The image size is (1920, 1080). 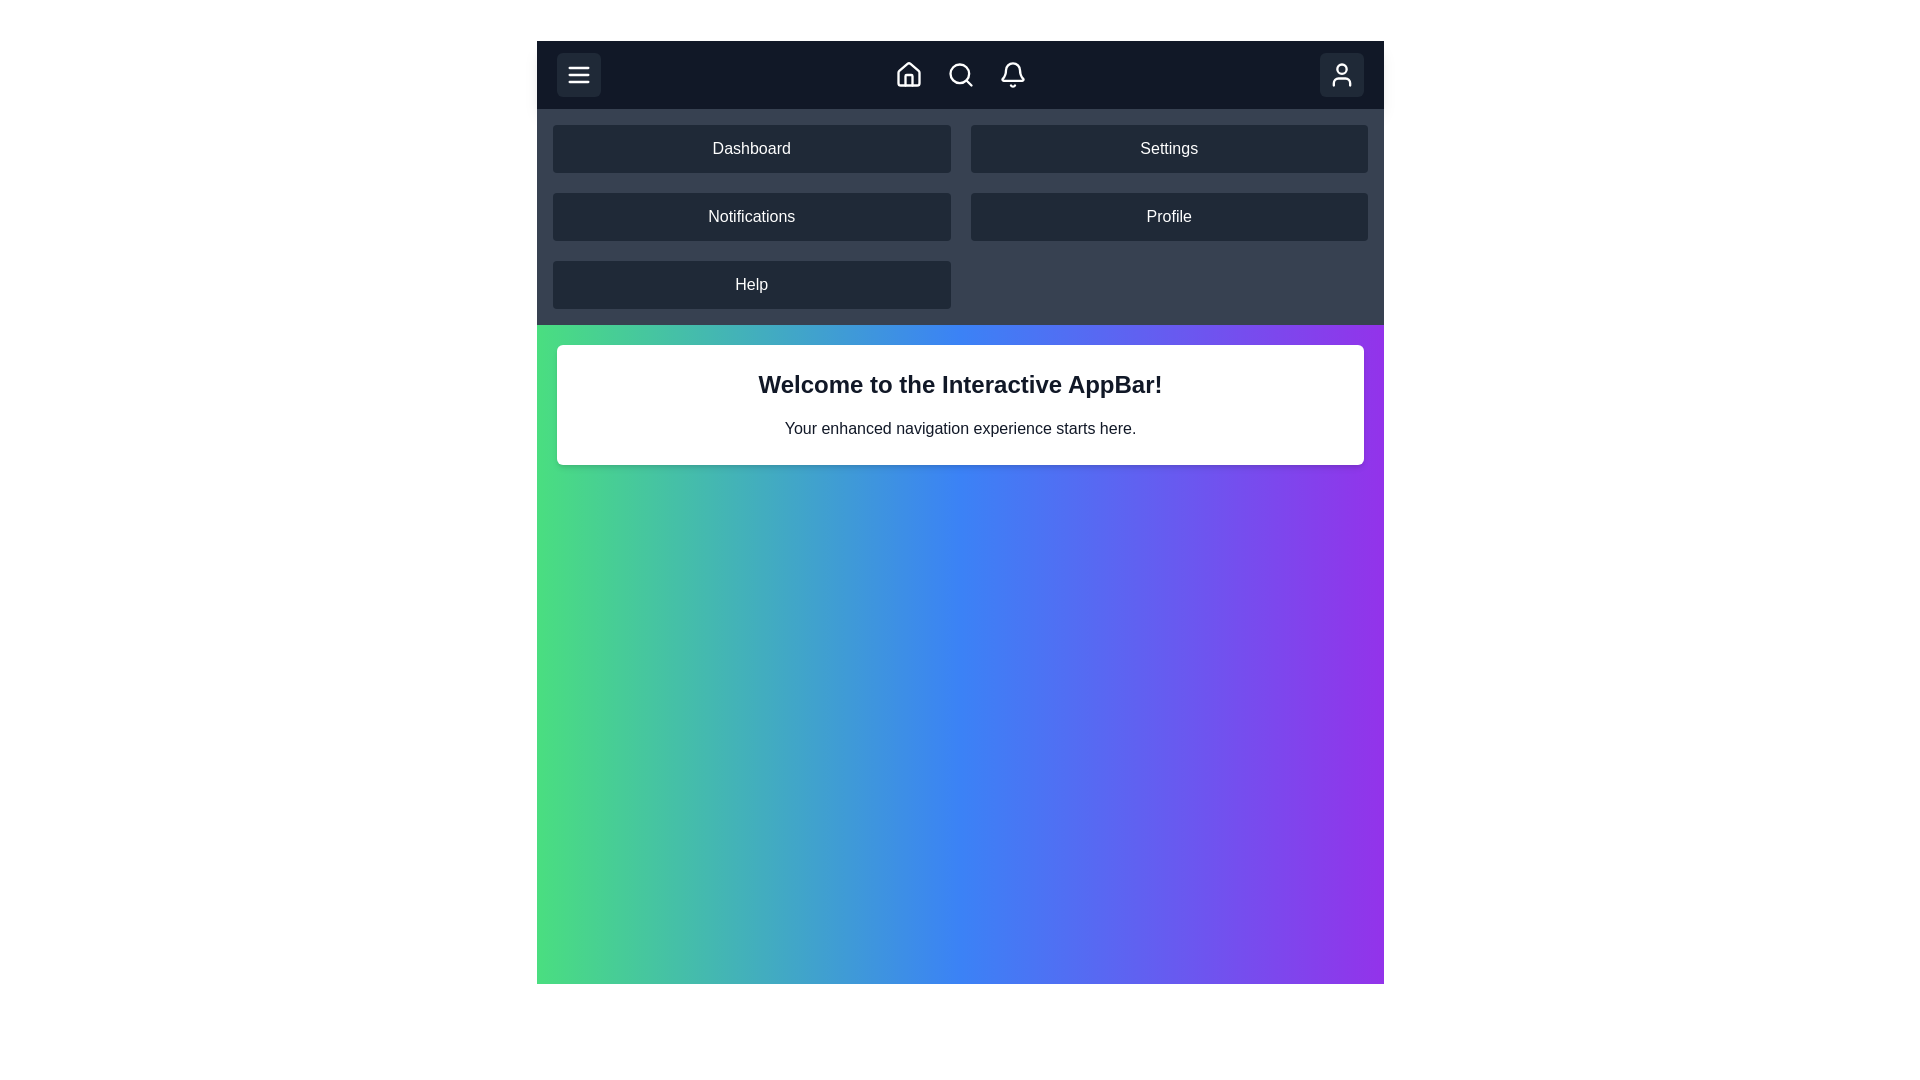 What do you see at coordinates (1169, 216) in the screenshot?
I see `the navigation item Profile` at bounding box center [1169, 216].